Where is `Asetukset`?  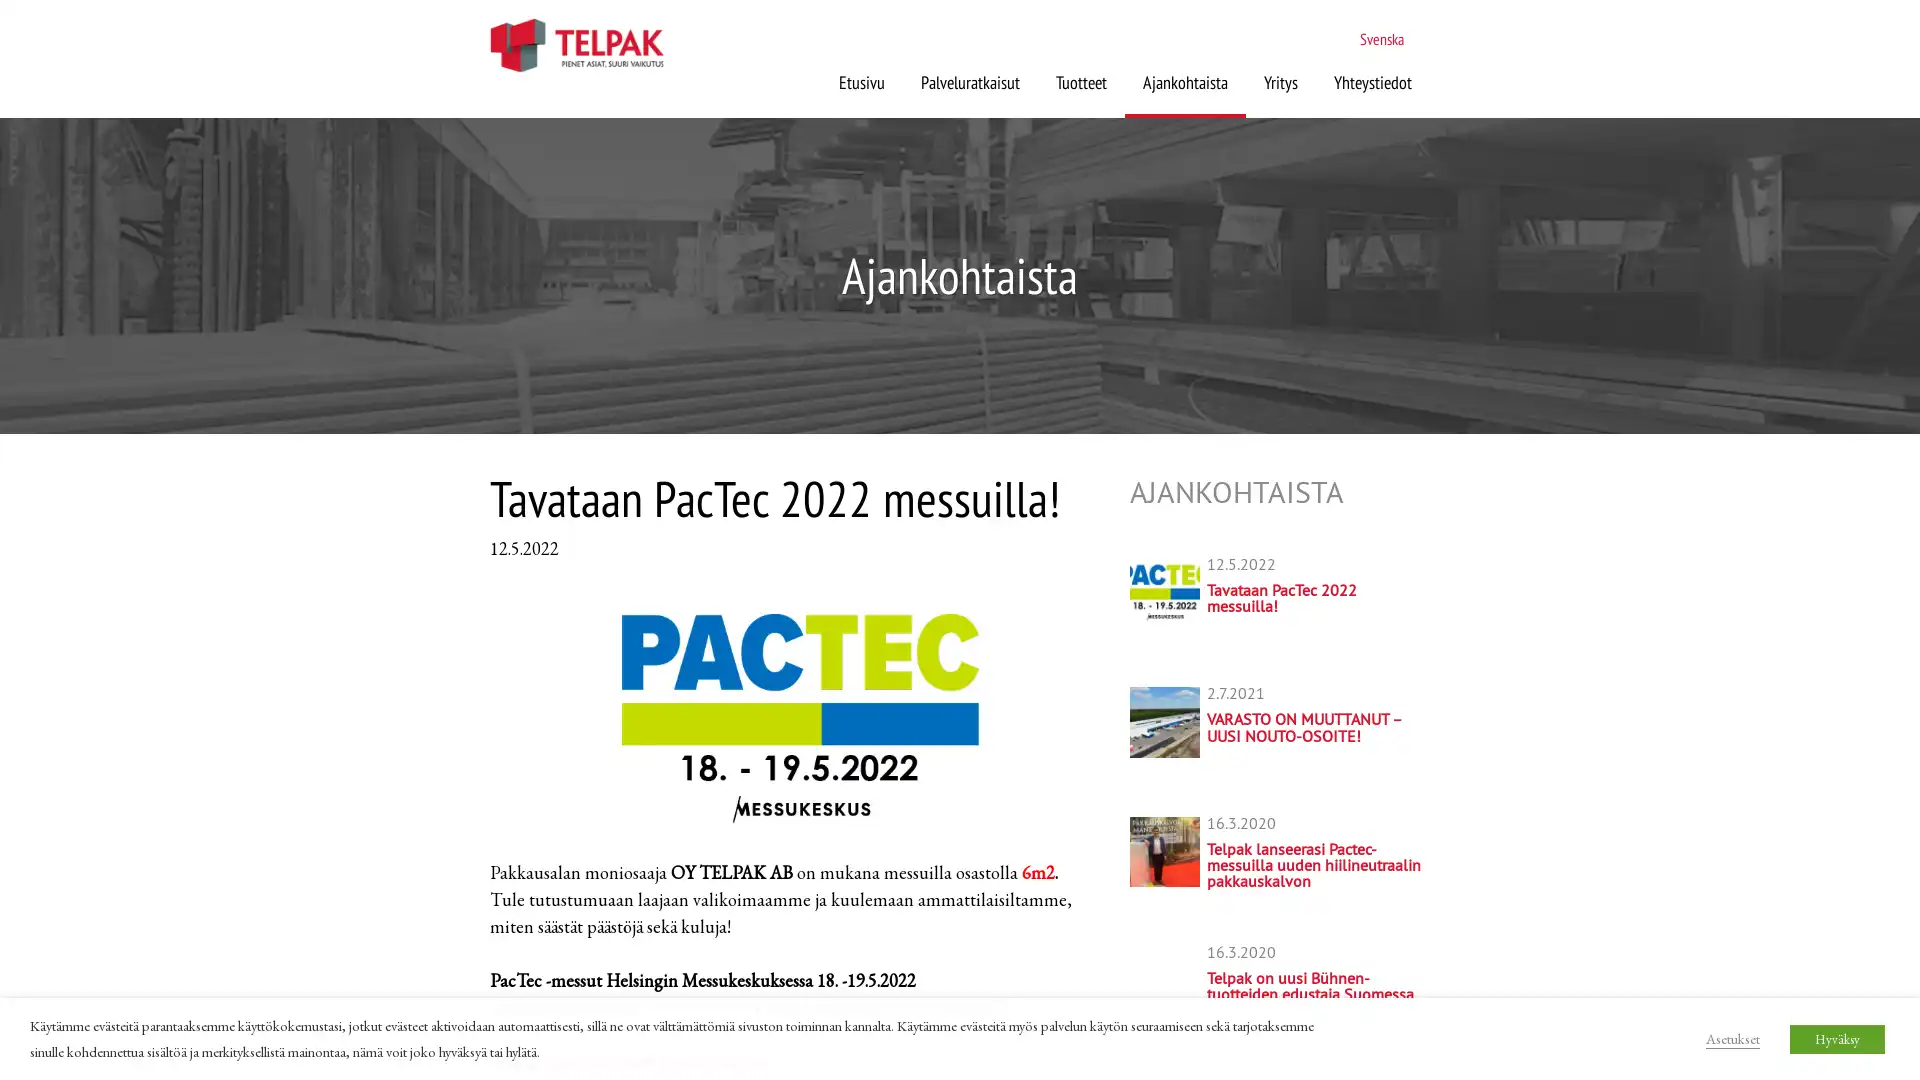
Asetukset is located at coordinates (1731, 1036).